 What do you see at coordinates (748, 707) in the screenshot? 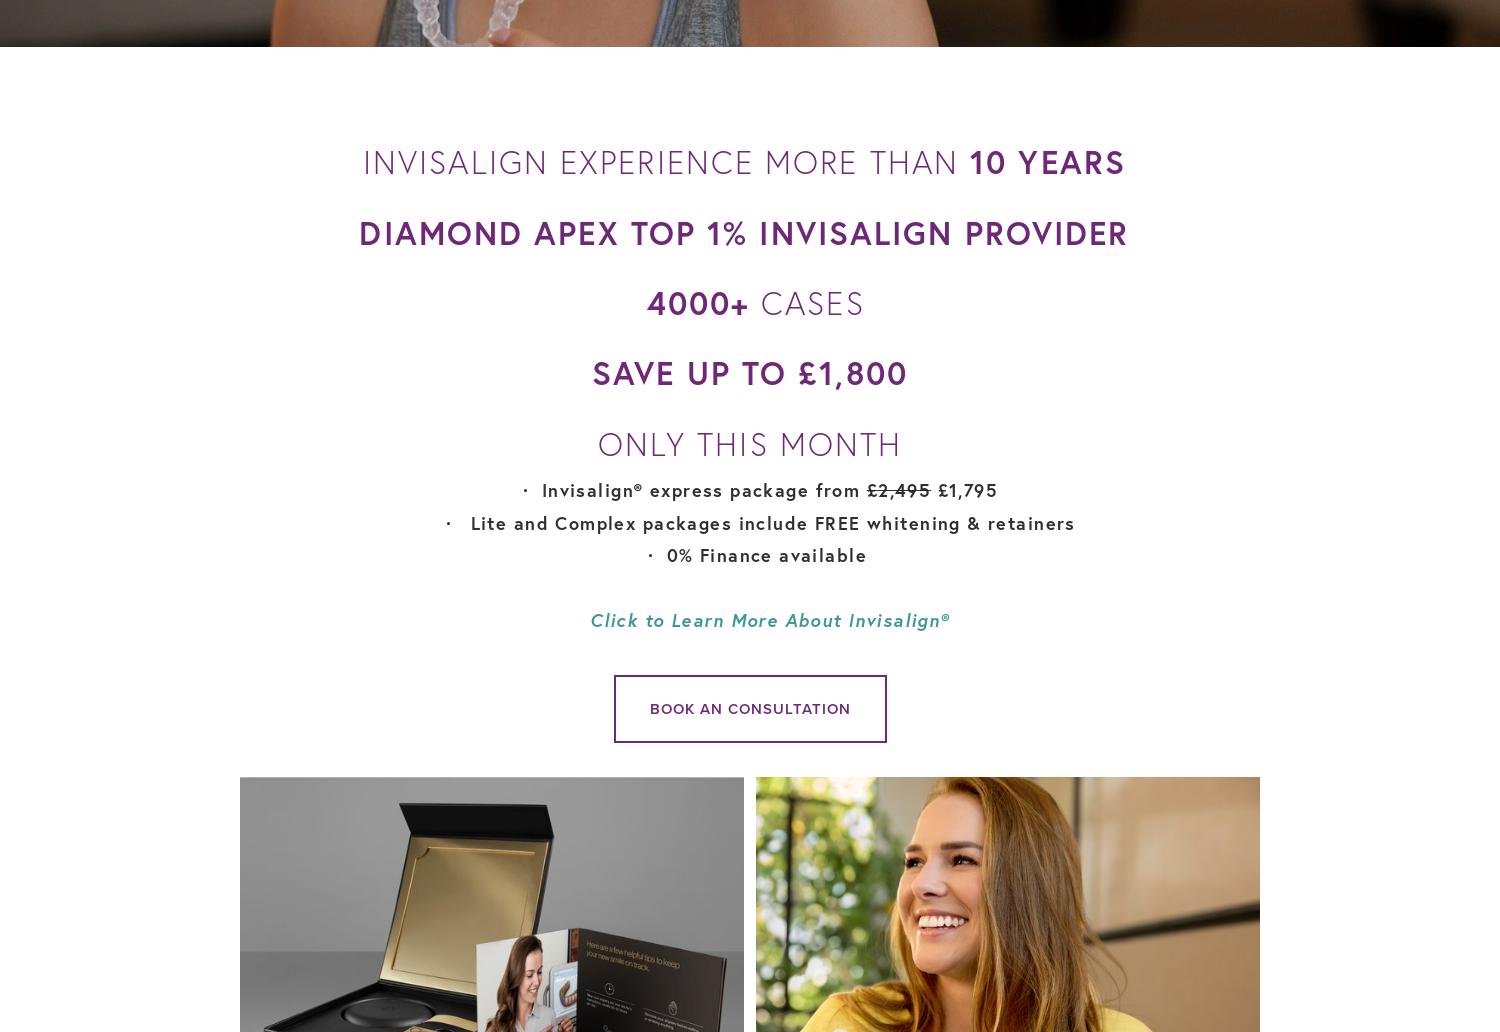
I see `'Book an consultation'` at bounding box center [748, 707].